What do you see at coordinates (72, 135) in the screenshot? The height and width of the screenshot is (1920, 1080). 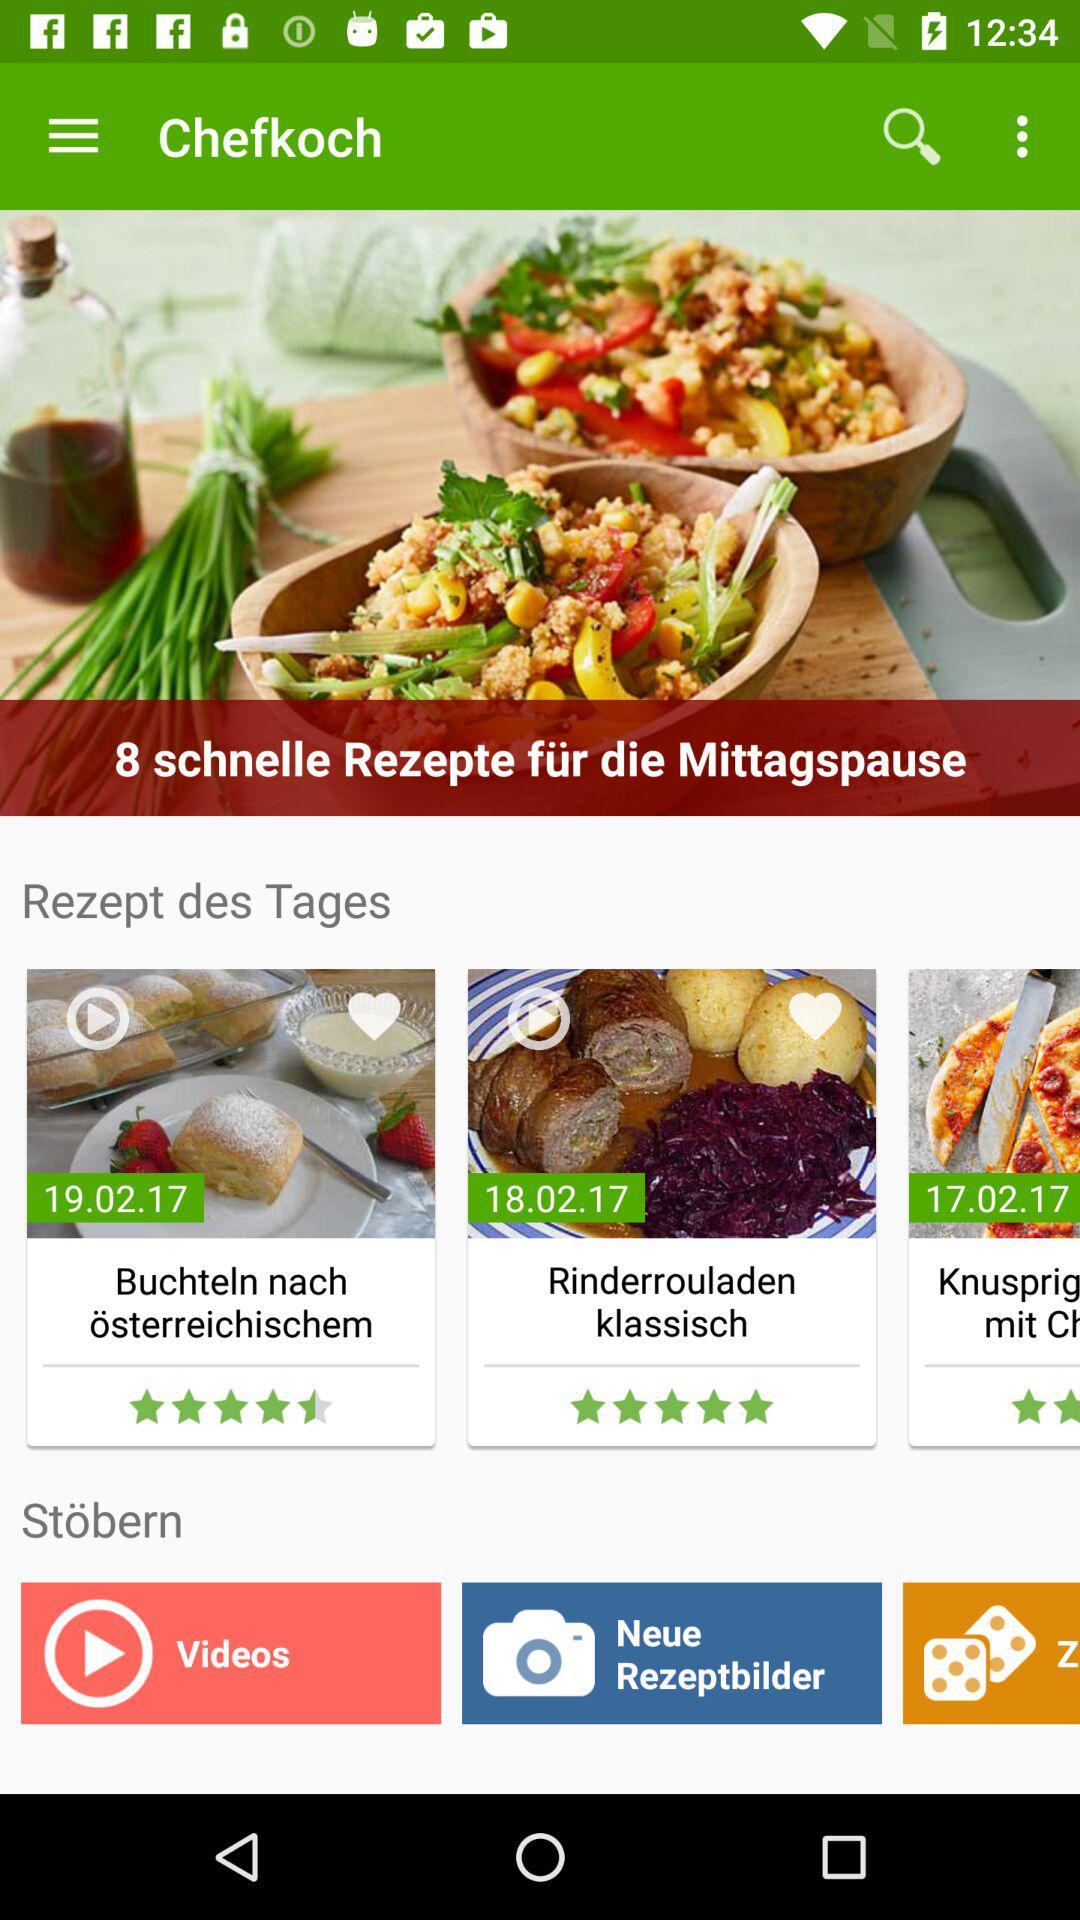 I see `app next to chefkoch icon` at bounding box center [72, 135].